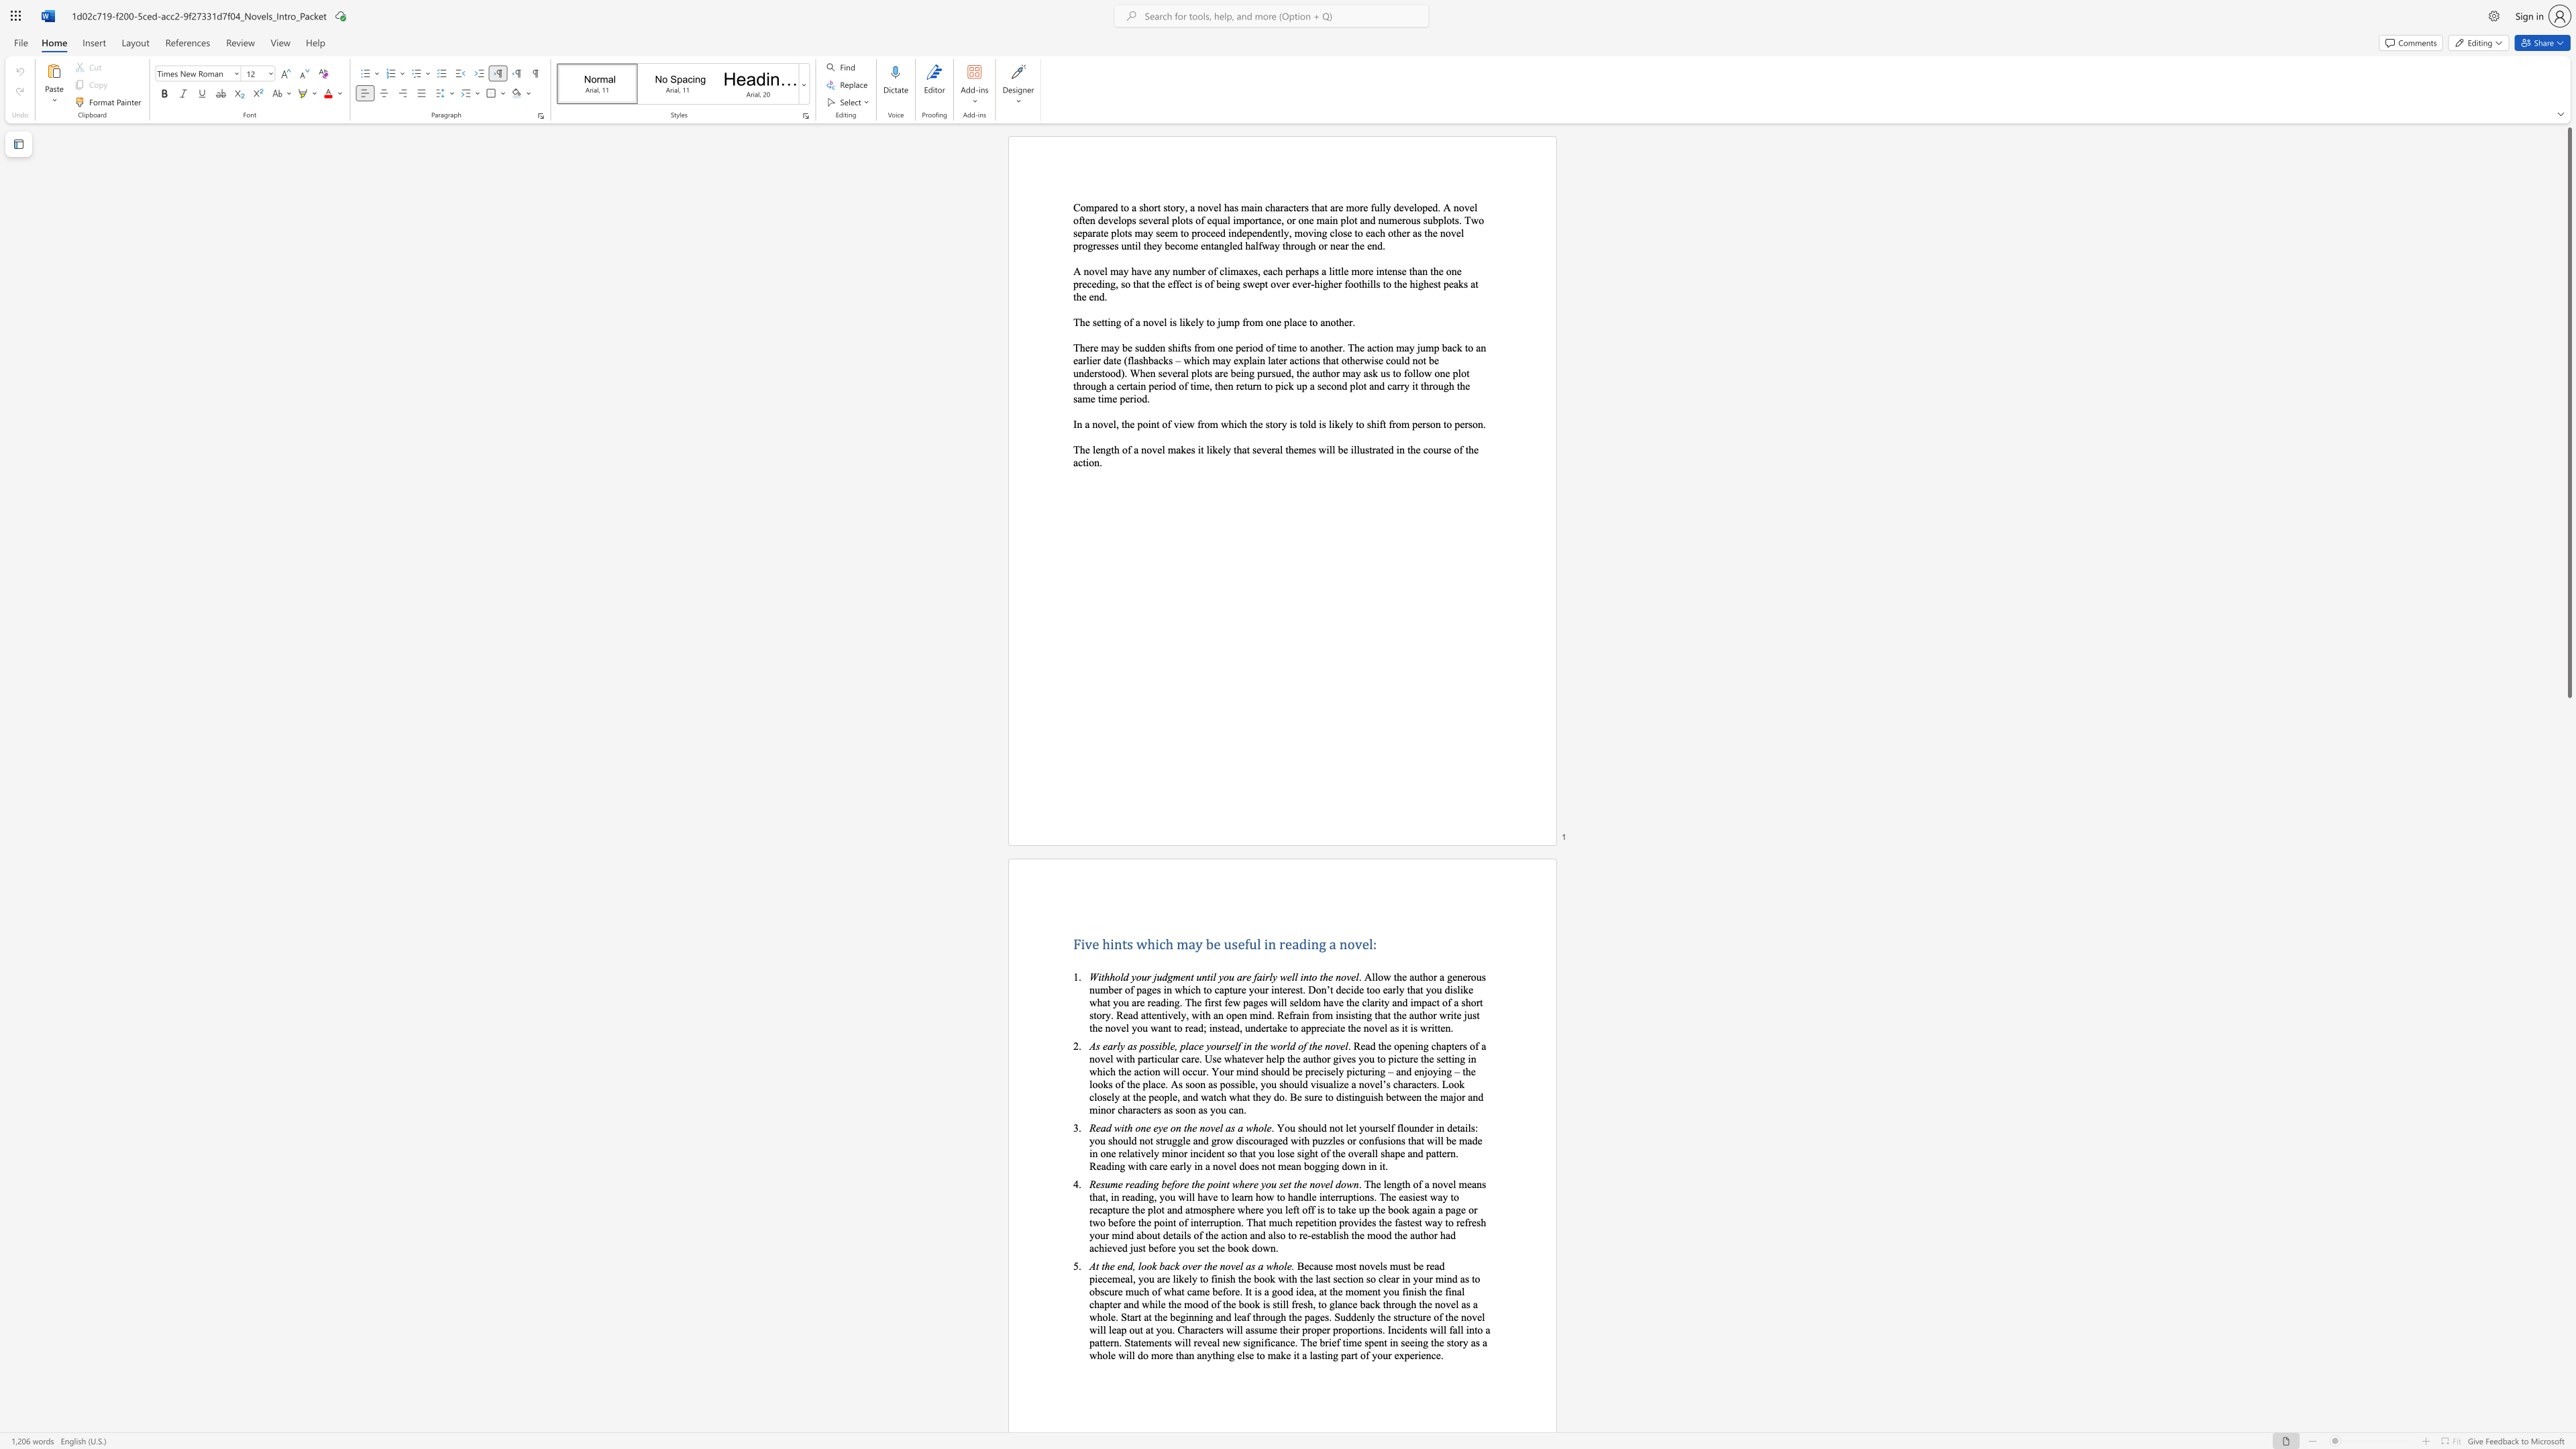  I want to click on the subset text "d of" within the text "As early as possible, place yourself in the world of the novel", so click(1289, 1044).